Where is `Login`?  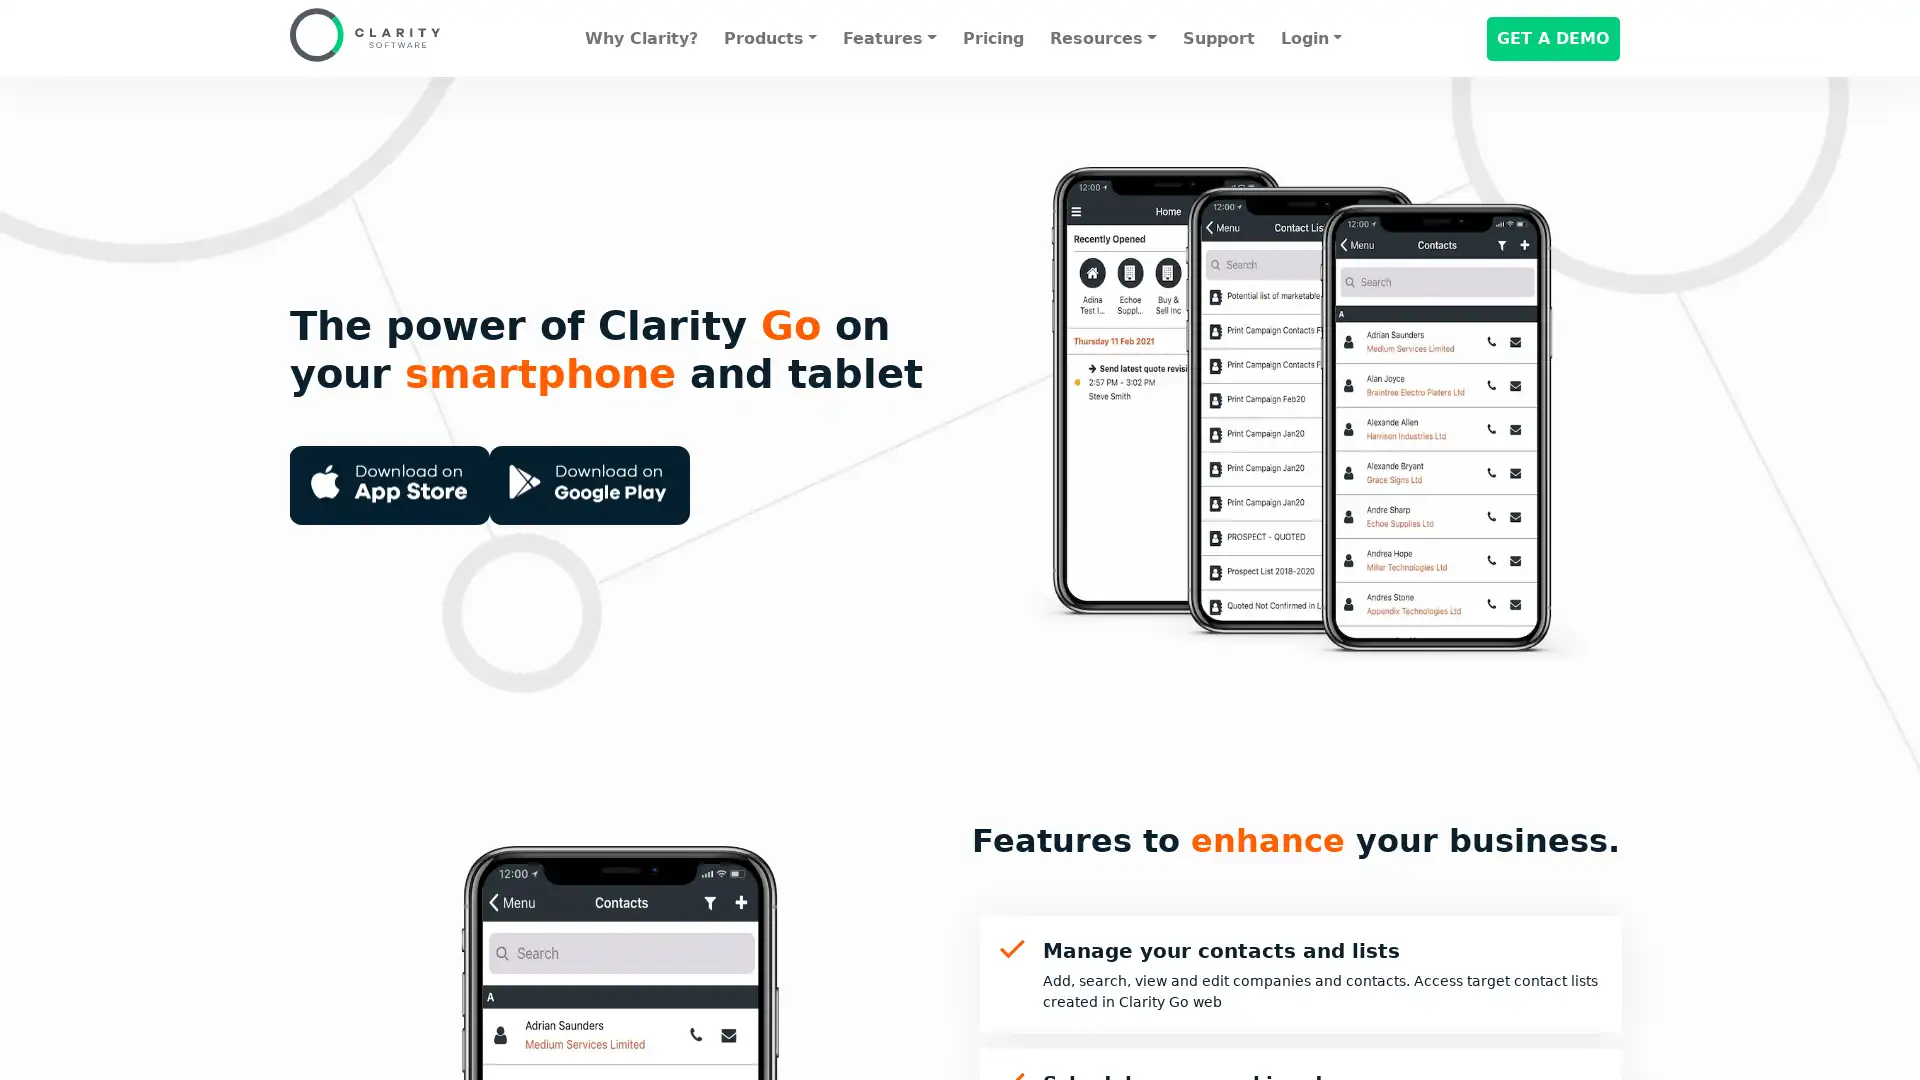
Login is located at coordinates (1310, 38).